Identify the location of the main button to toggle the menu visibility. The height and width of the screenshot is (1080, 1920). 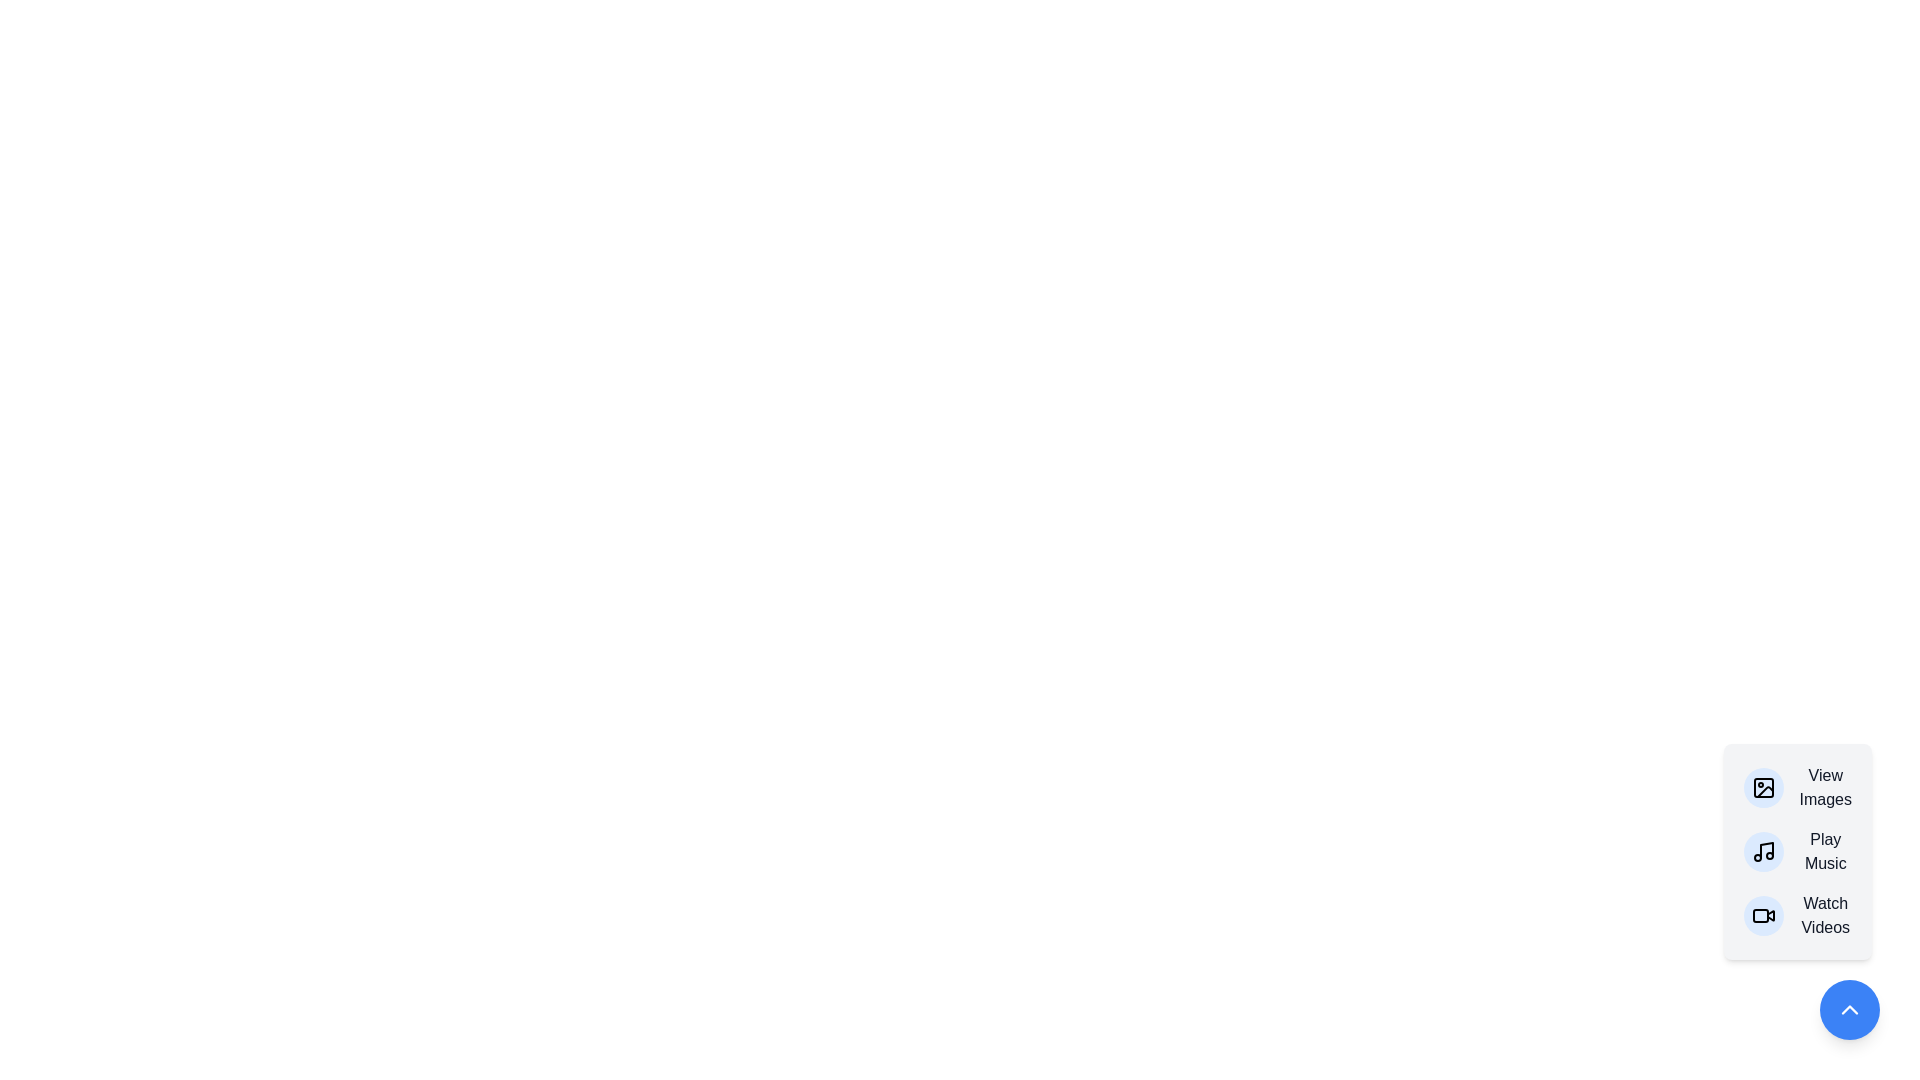
(1848, 1010).